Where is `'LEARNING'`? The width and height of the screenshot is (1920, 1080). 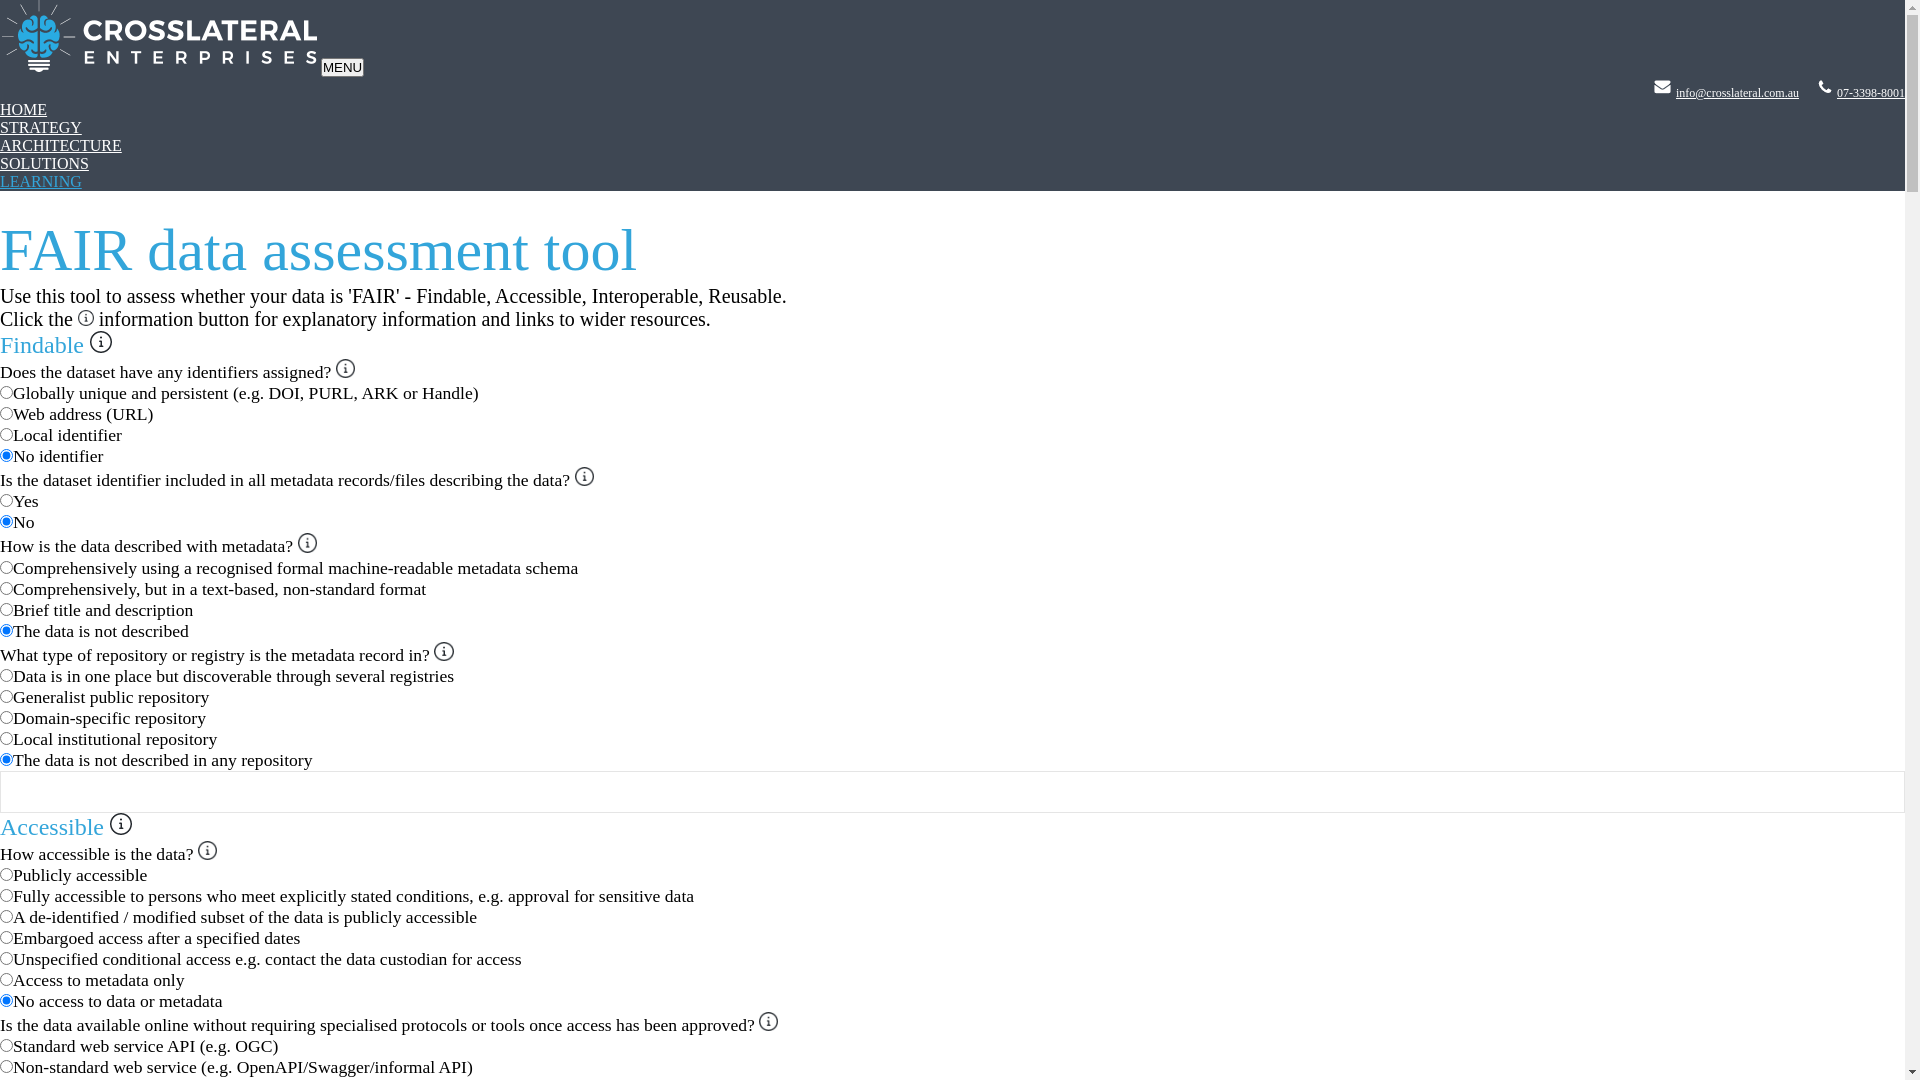 'LEARNING' is located at coordinates (41, 181).